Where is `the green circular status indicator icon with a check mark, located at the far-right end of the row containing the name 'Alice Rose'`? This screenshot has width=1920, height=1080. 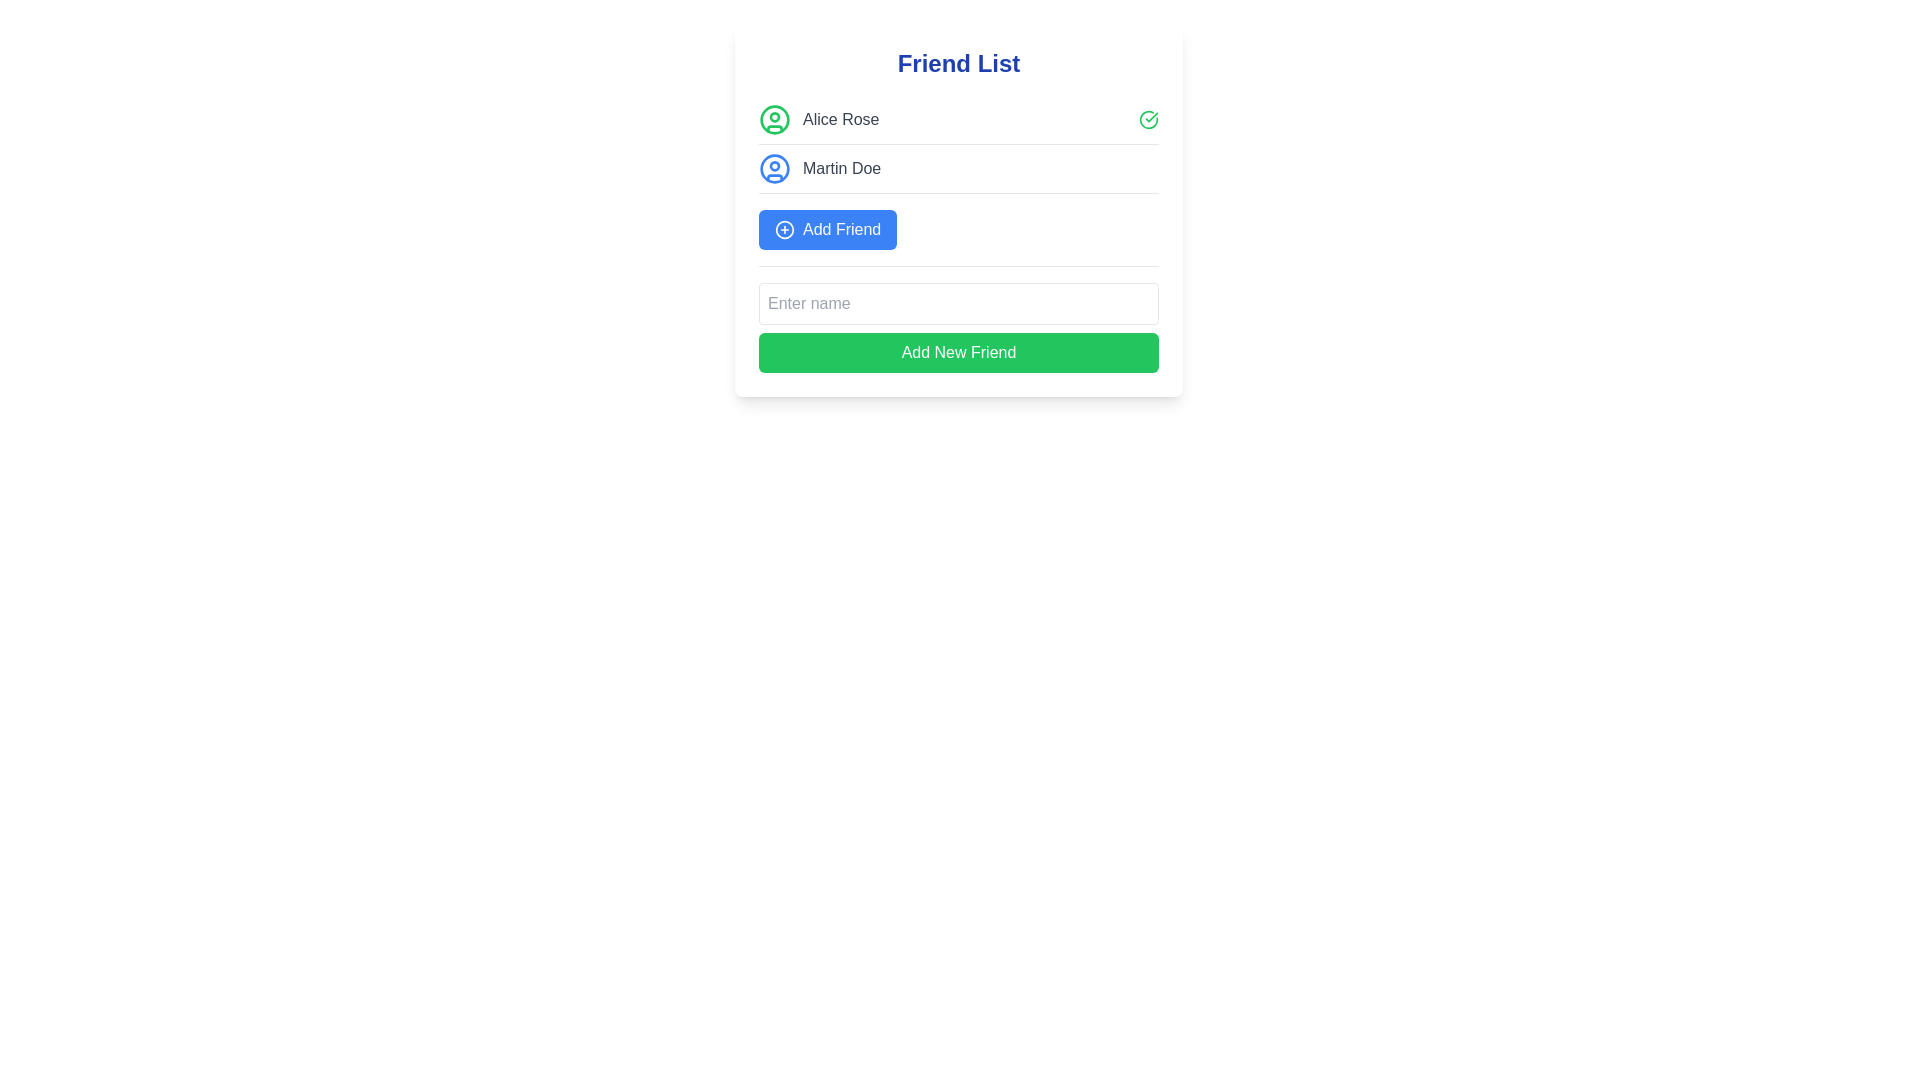 the green circular status indicator icon with a check mark, located at the far-right end of the row containing the name 'Alice Rose' is located at coordinates (1148, 119).